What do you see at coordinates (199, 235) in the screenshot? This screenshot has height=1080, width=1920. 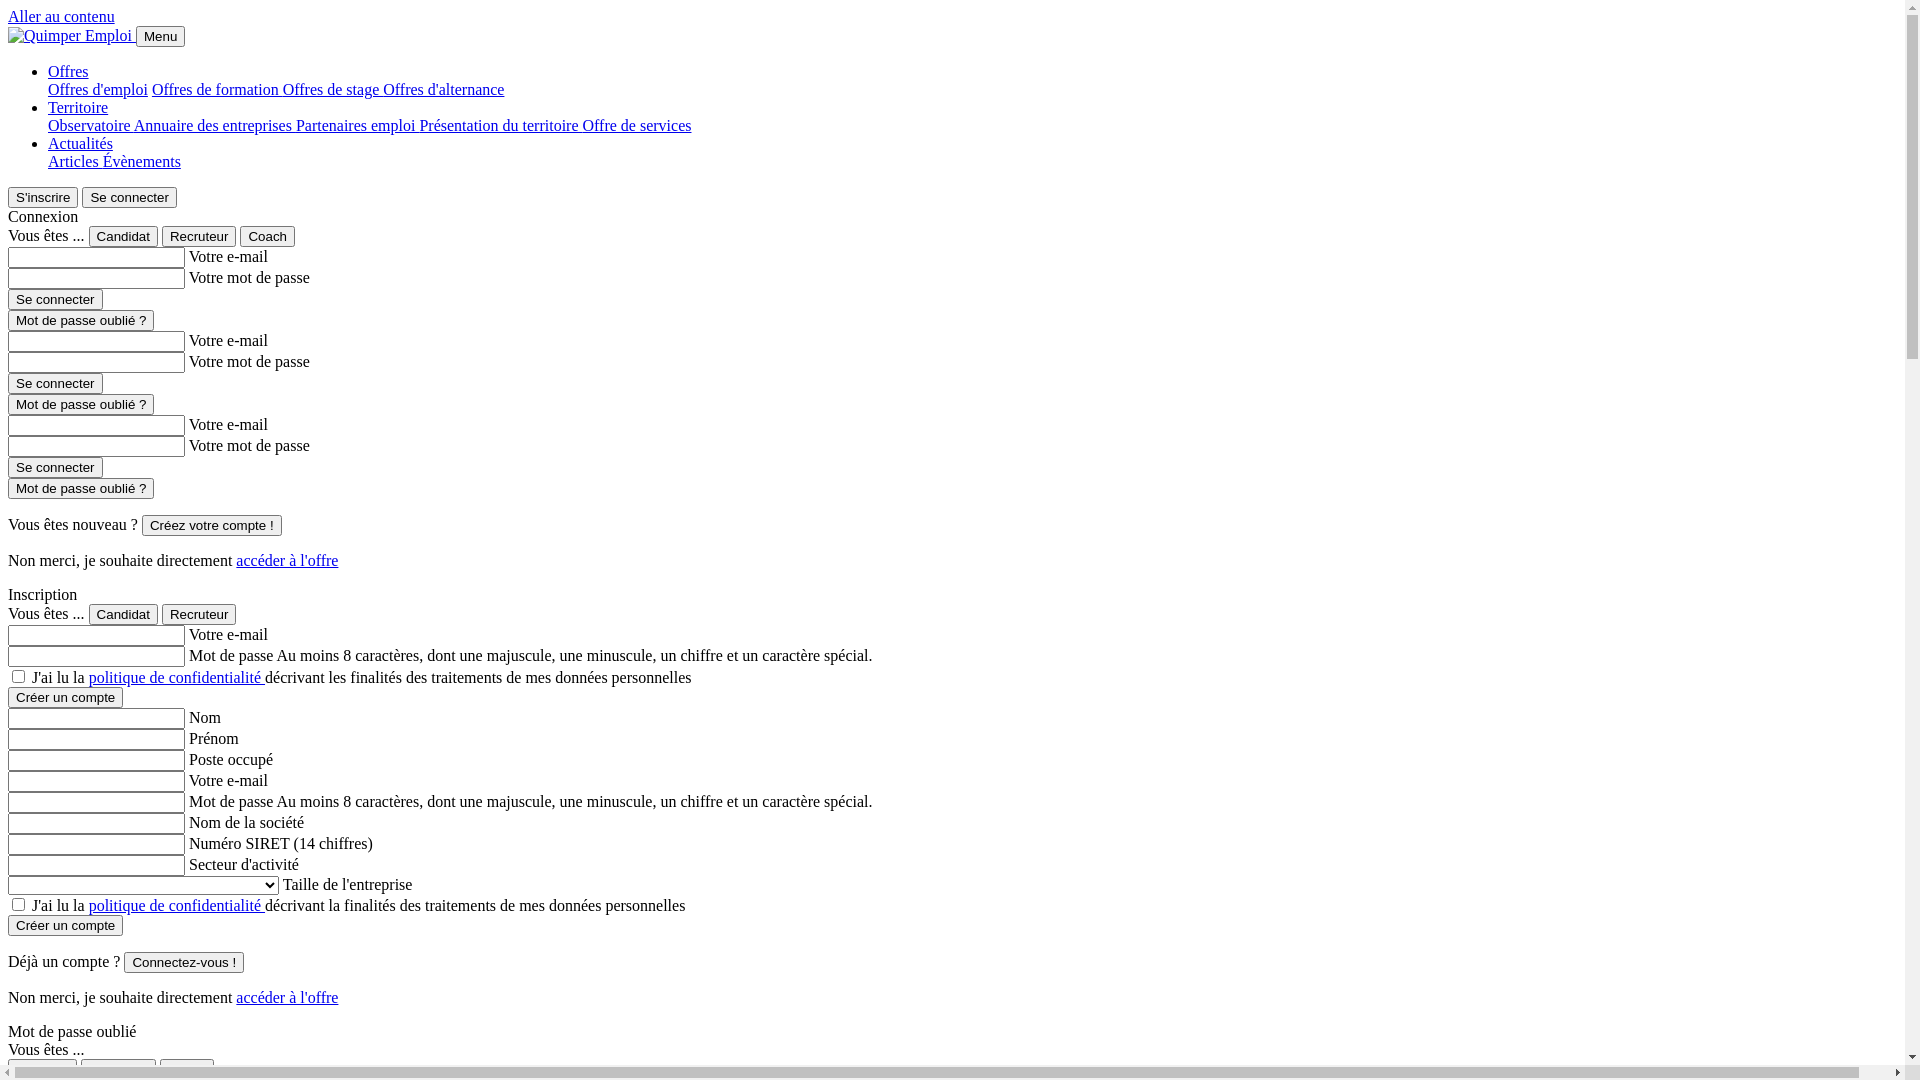 I see `'Recruteur'` at bounding box center [199, 235].